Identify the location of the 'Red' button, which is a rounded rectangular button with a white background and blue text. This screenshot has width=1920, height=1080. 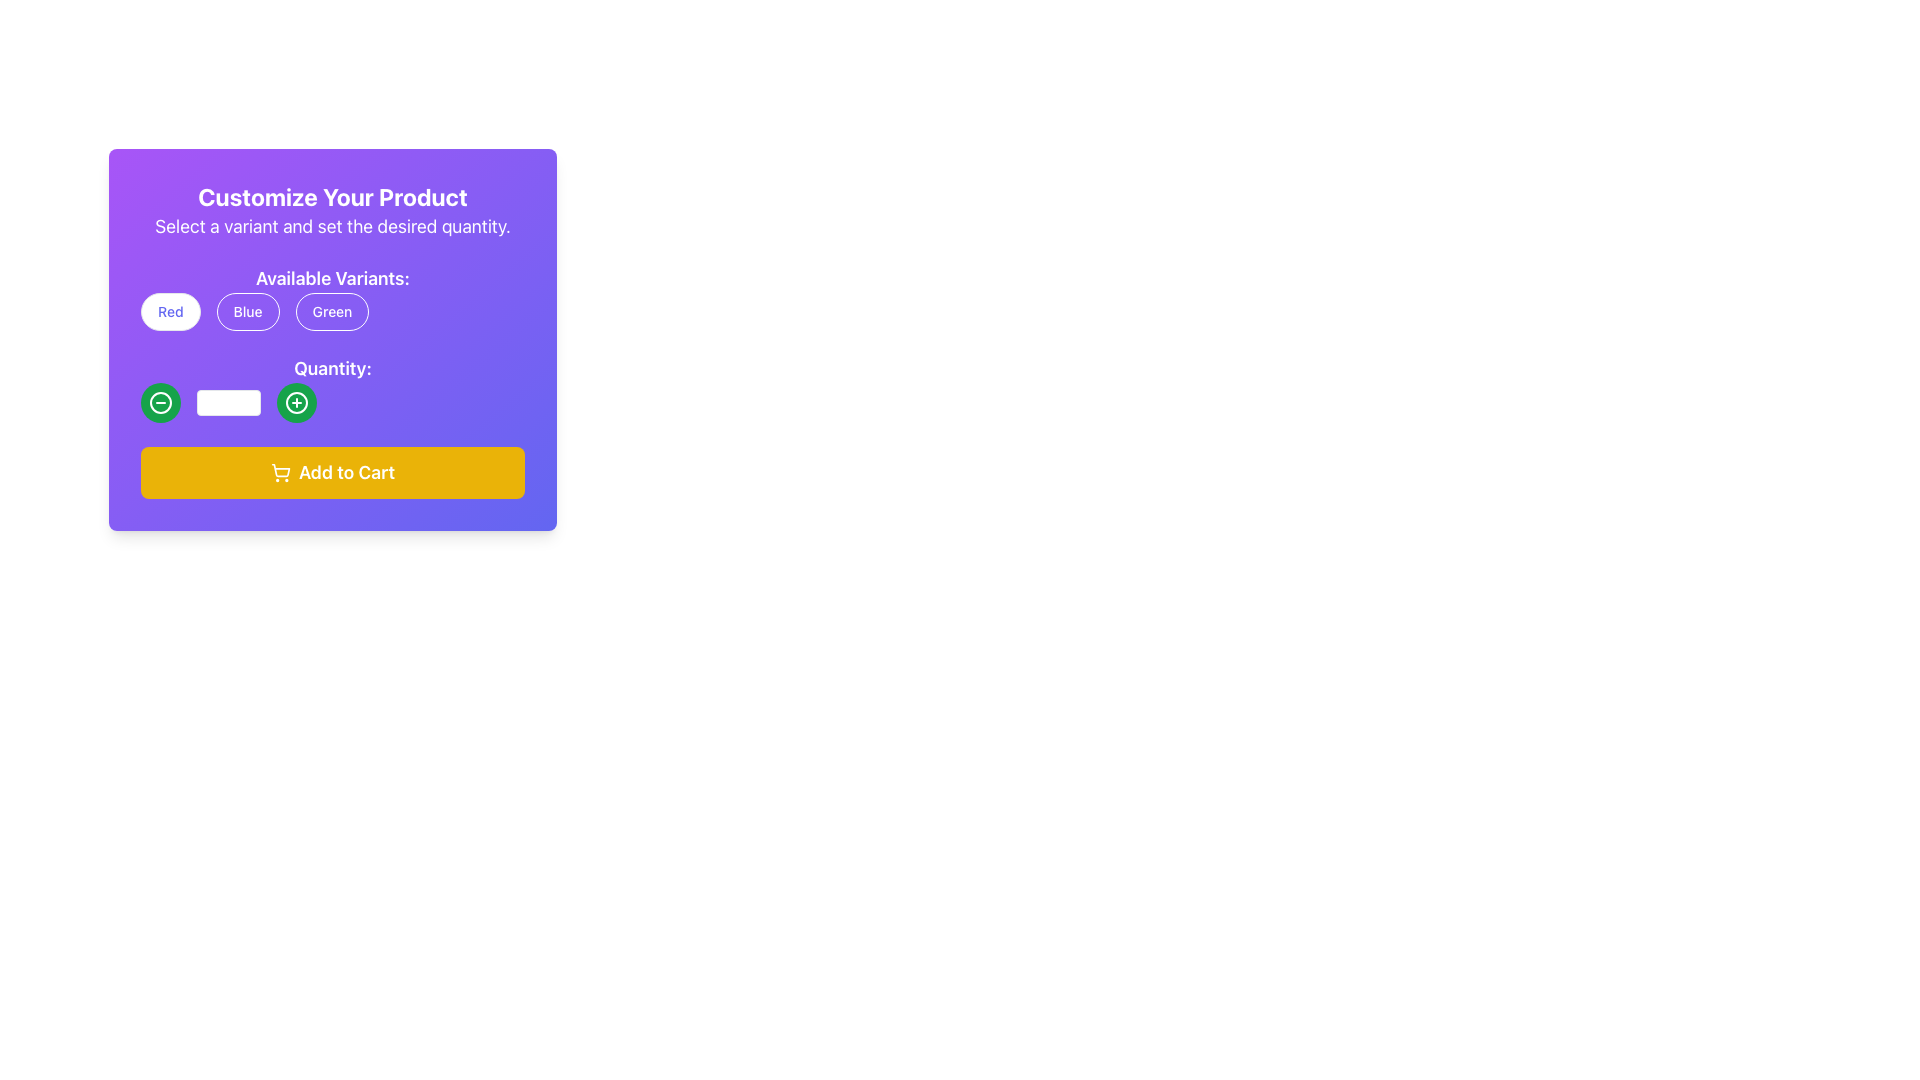
(170, 312).